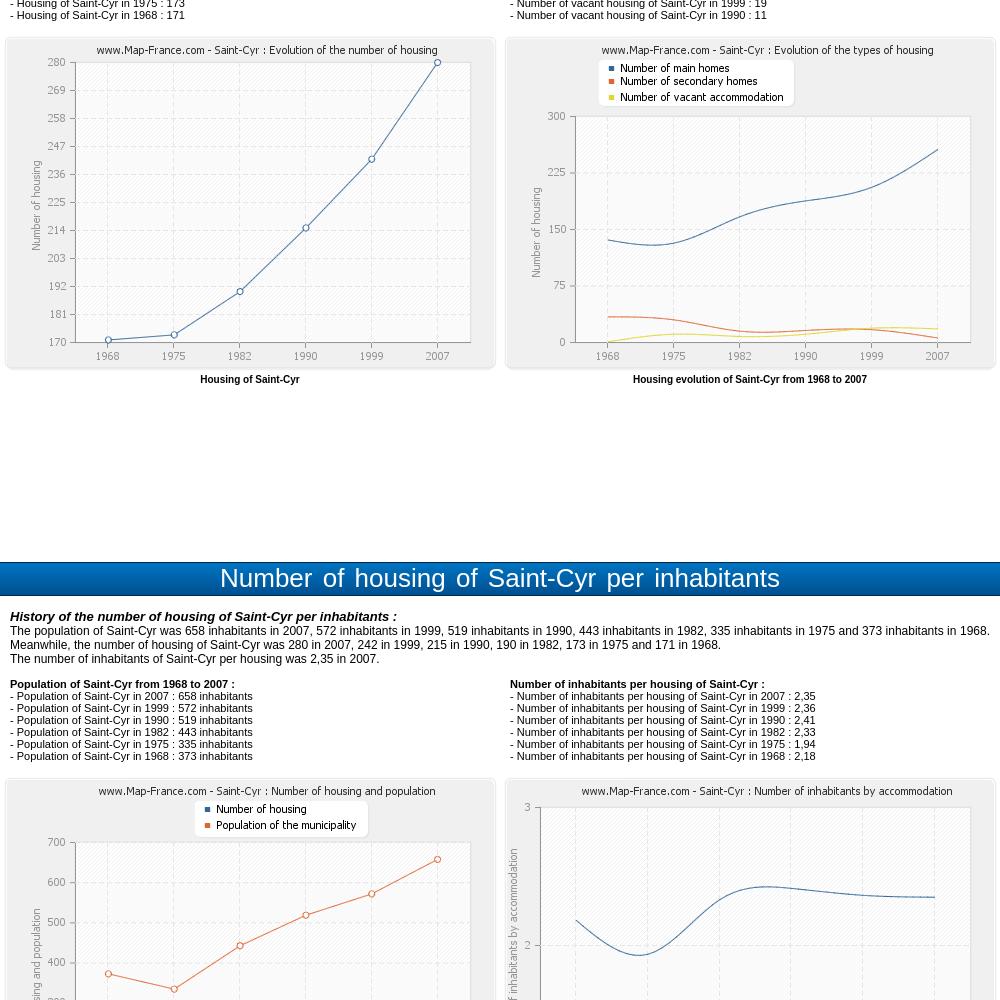  I want to click on '- Population of Saint-Cyr in 1999 : 572 inhabitants', so click(131, 707).